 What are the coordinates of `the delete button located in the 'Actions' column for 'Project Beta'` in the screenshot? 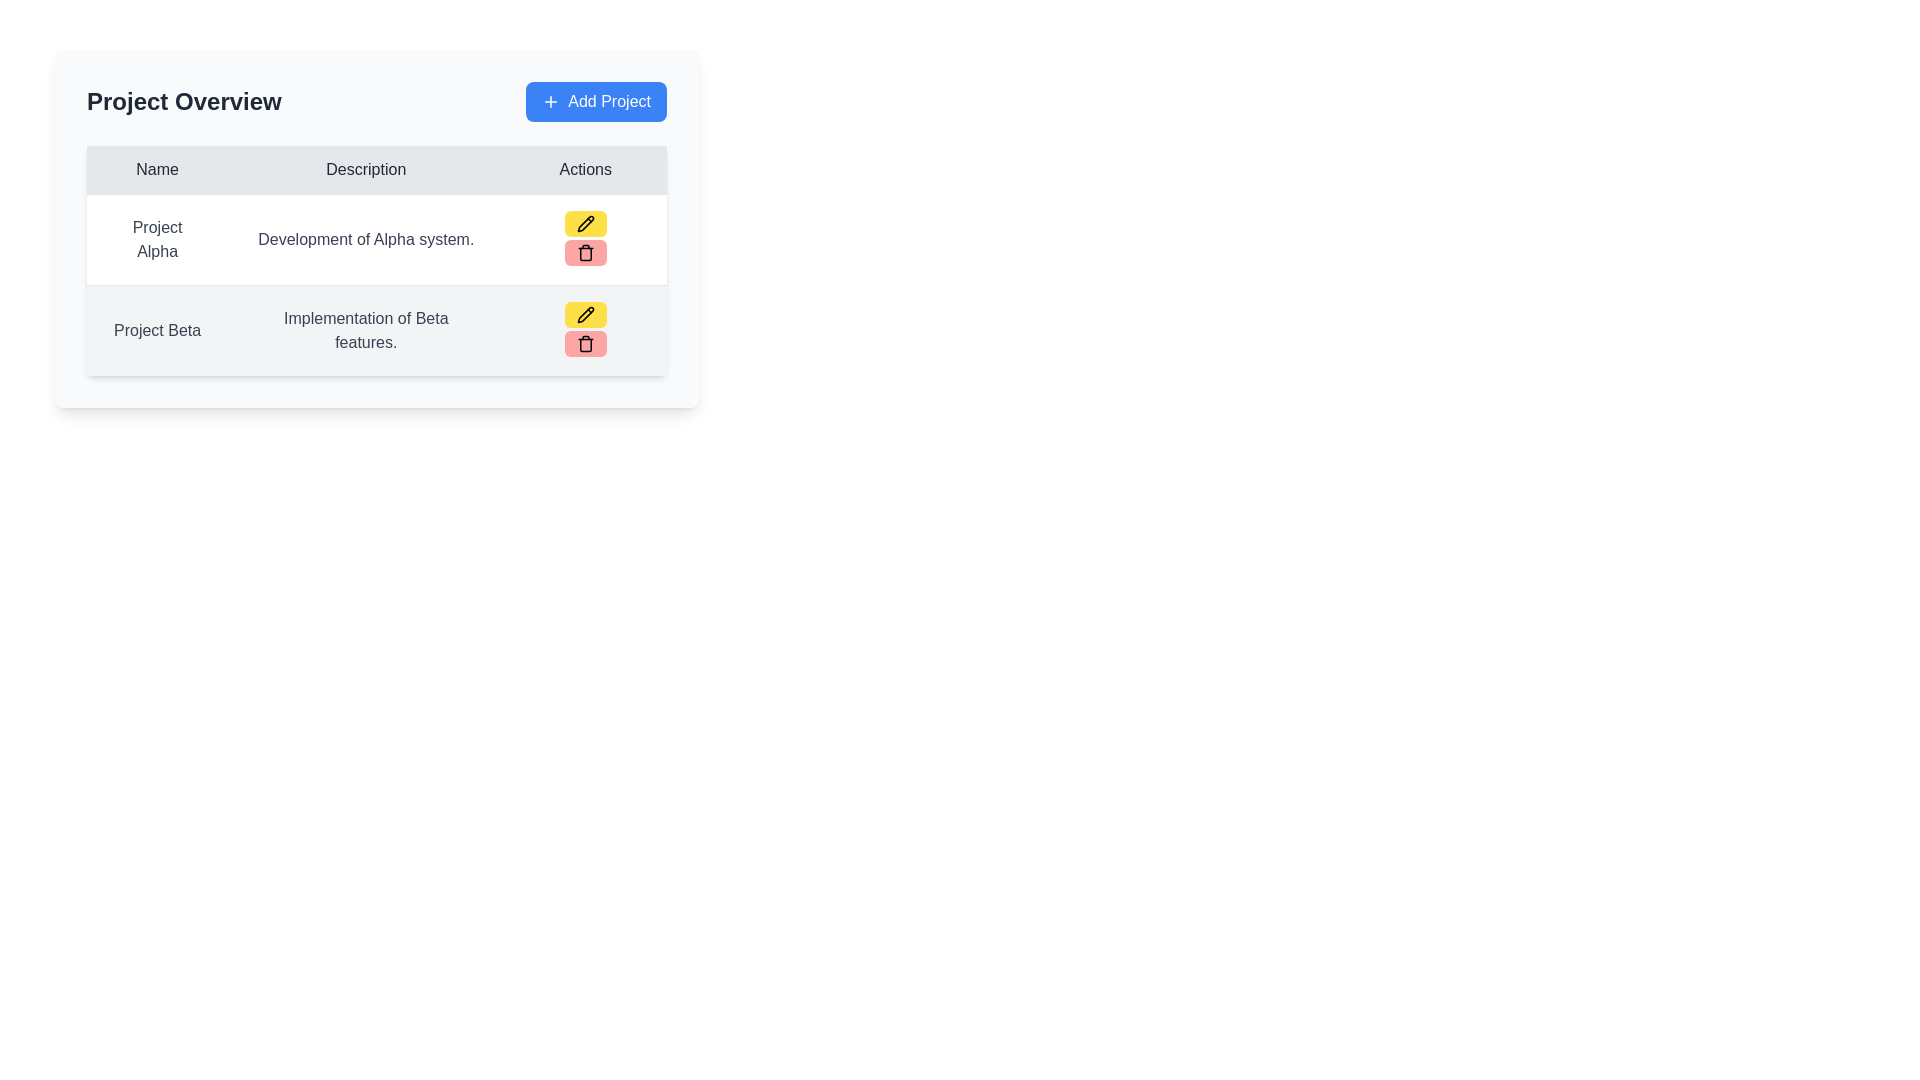 It's located at (584, 342).